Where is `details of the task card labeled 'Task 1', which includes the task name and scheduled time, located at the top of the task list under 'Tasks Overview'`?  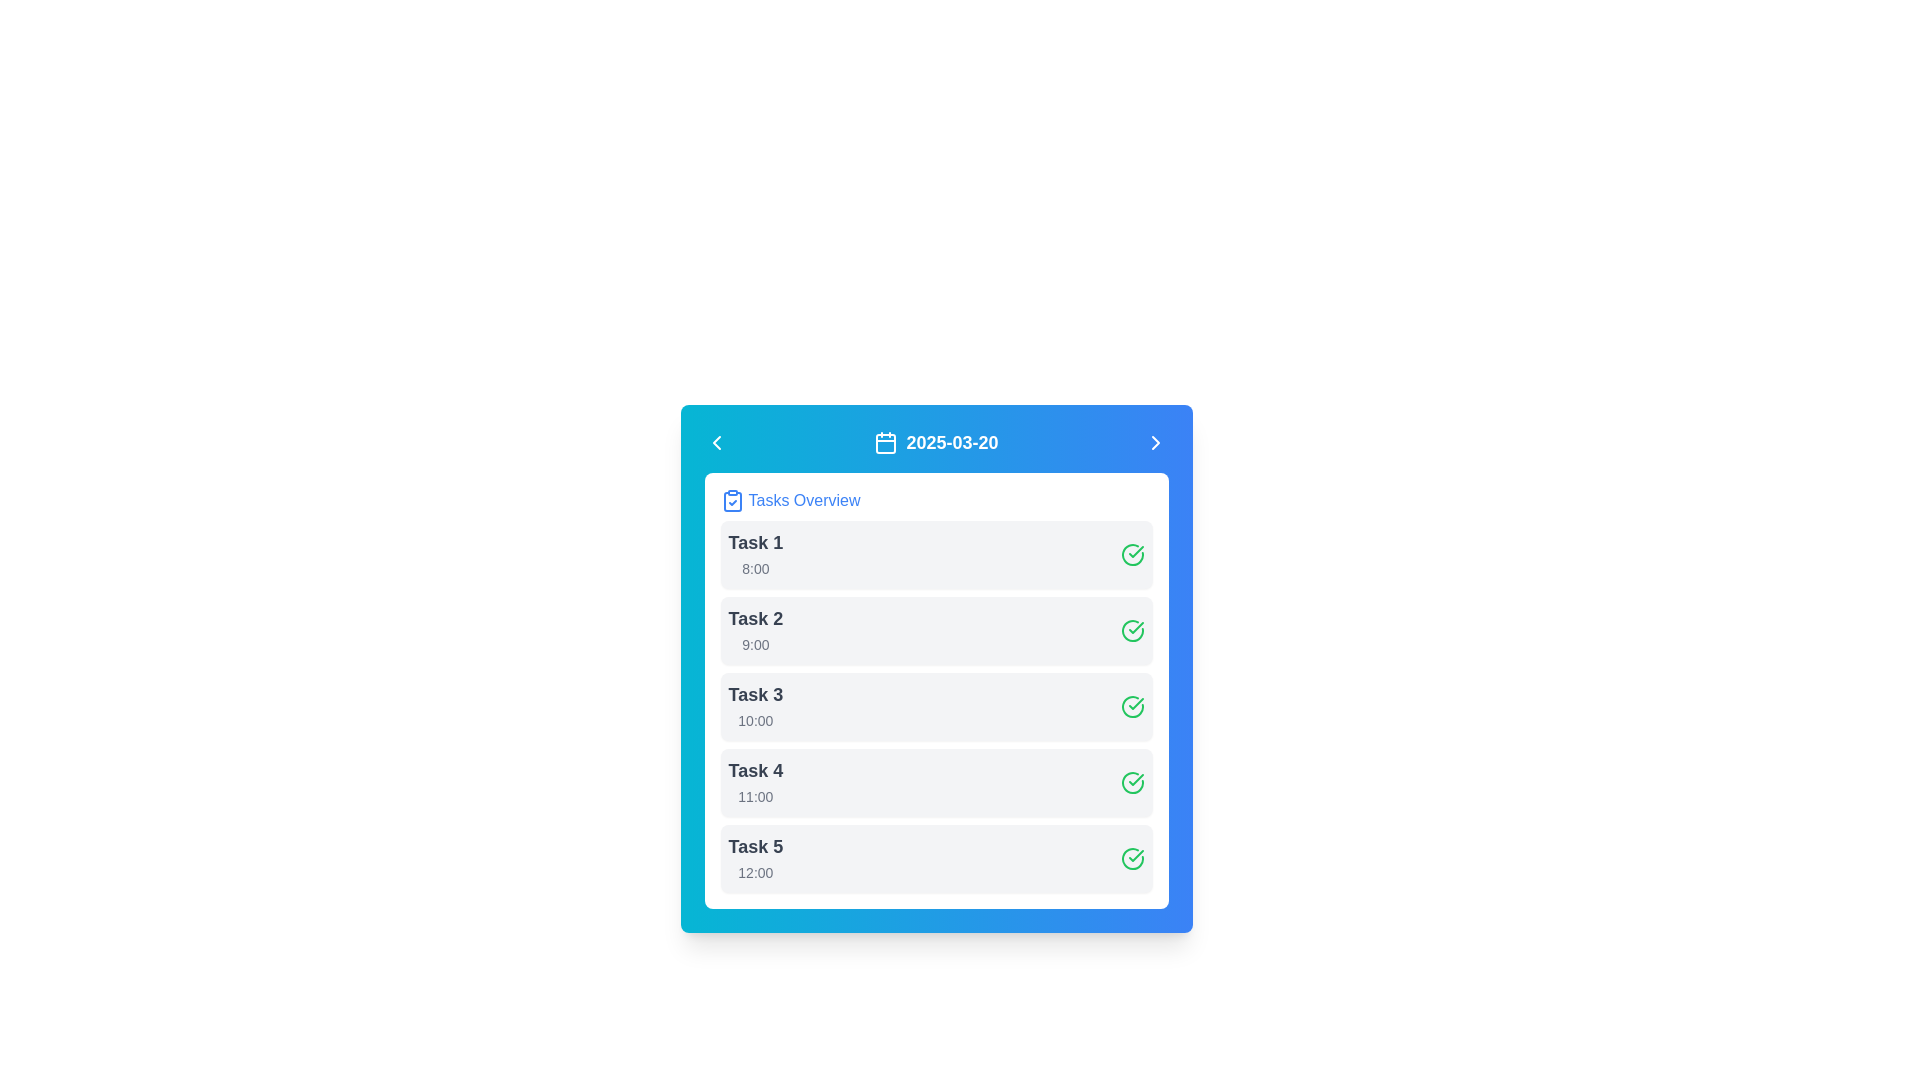
details of the task card labeled 'Task 1', which includes the task name and scheduled time, located at the top of the task list under 'Tasks Overview' is located at coordinates (935, 555).